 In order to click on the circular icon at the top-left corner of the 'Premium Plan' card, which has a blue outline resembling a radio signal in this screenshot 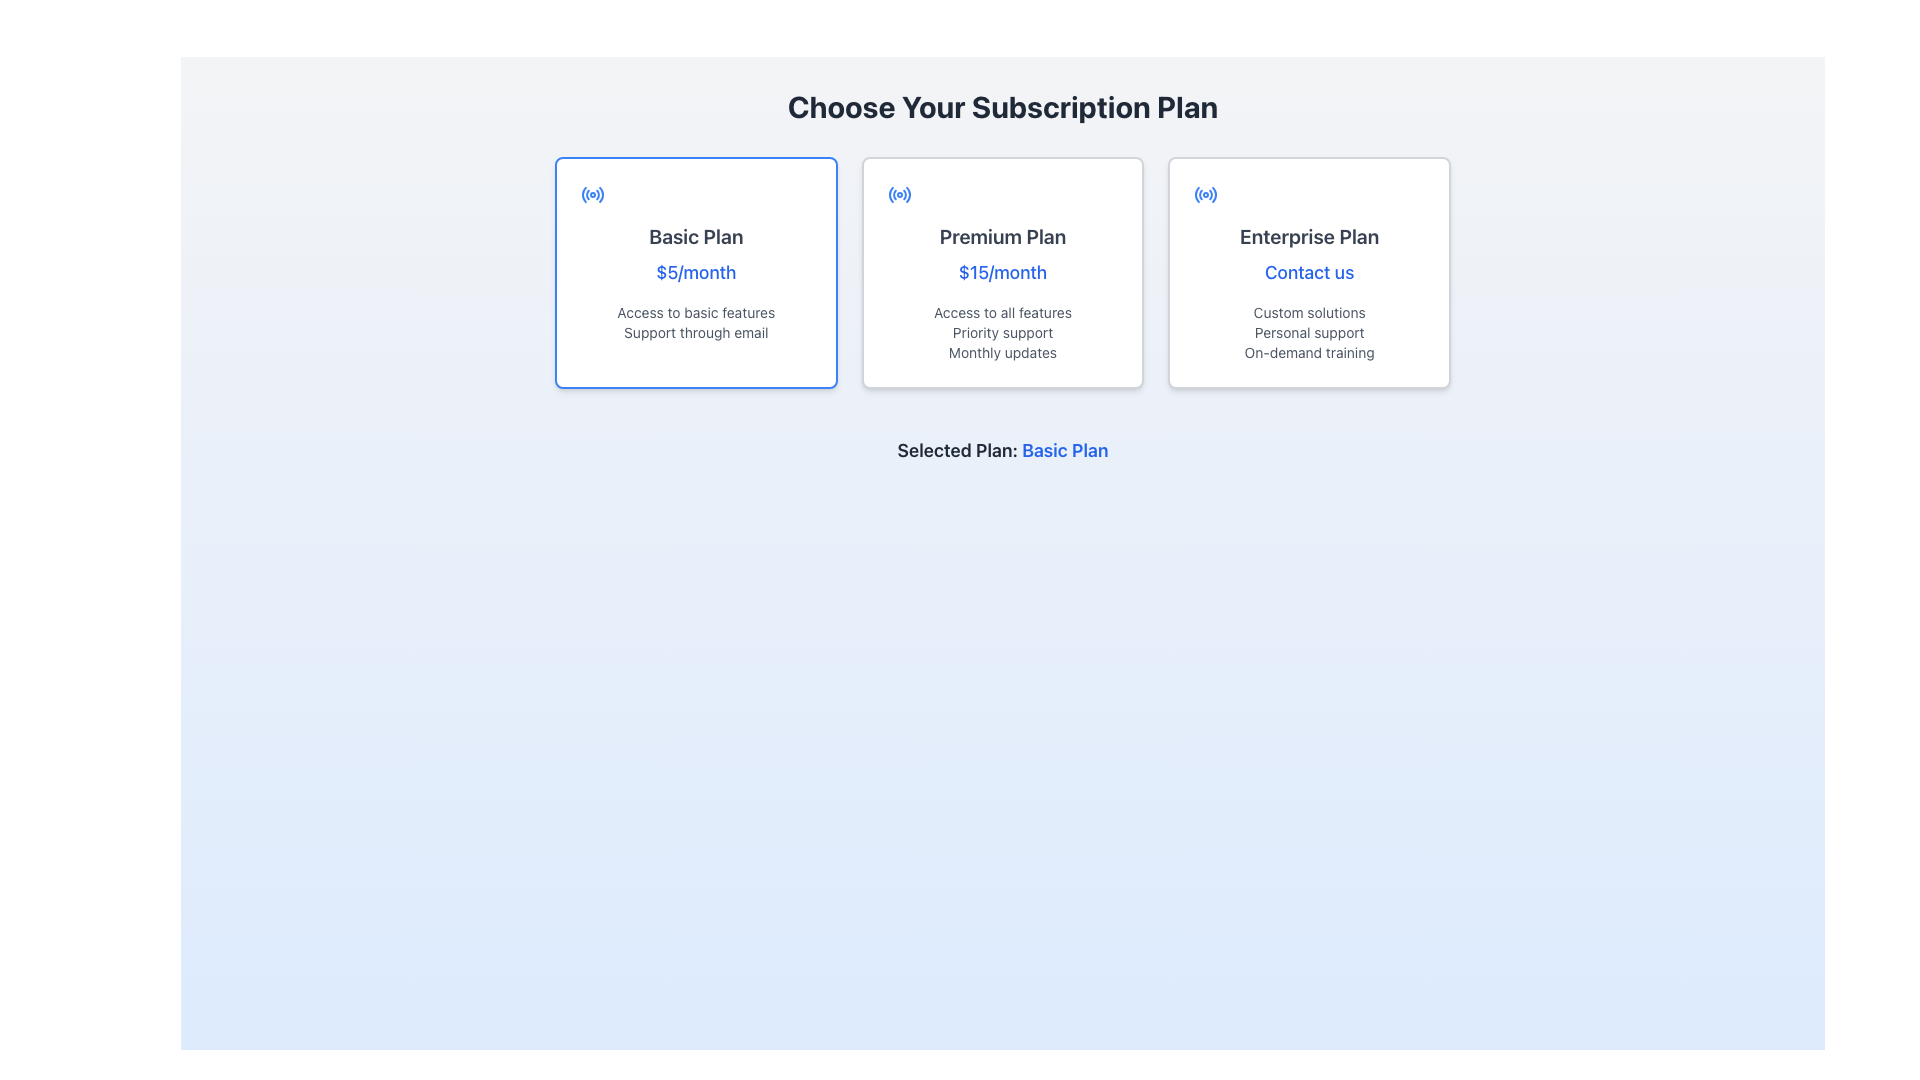, I will do `click(898, 195)`.